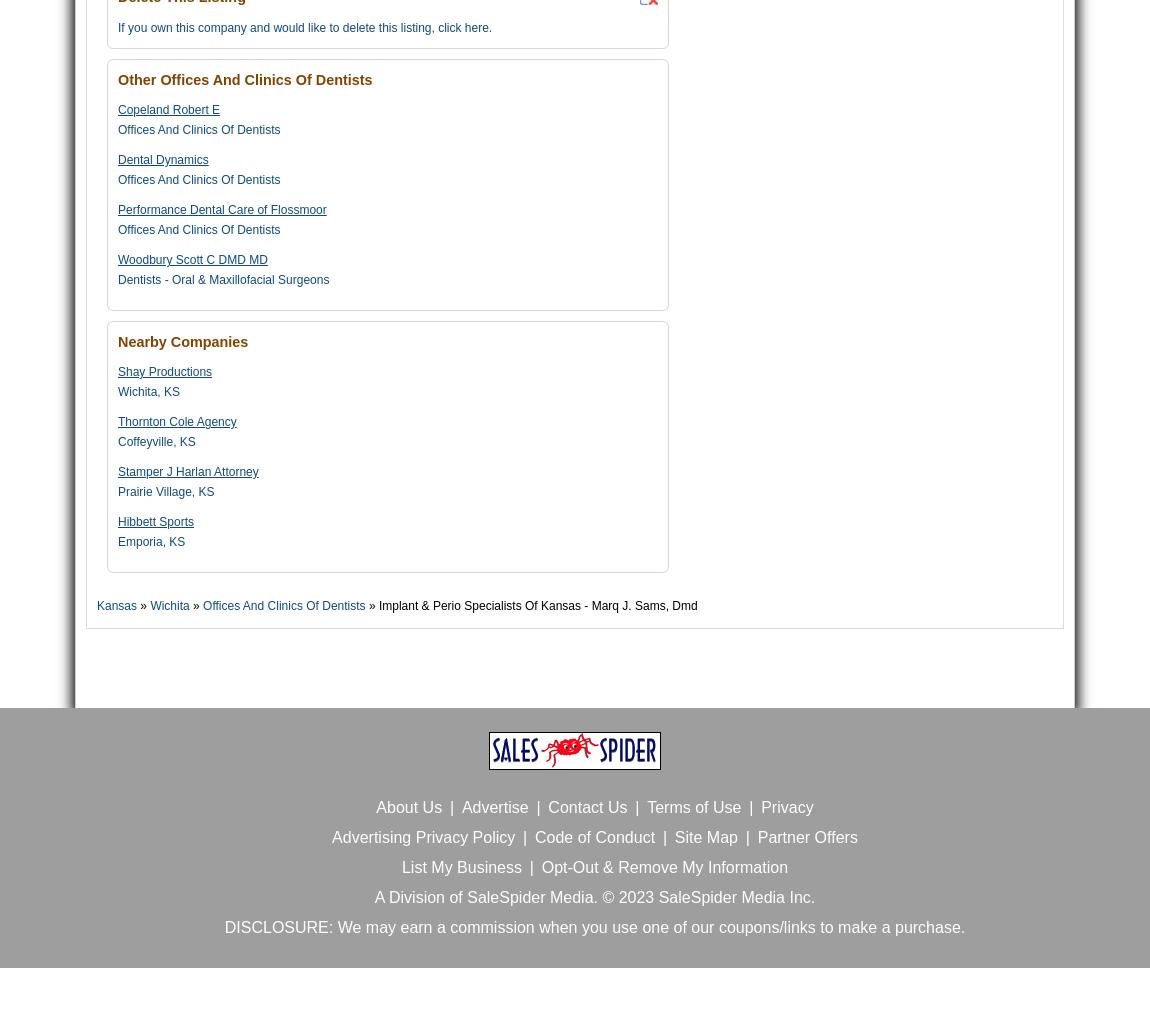 This screenshot has width=1150, height=1010. What do you see at coordinates (461, 867) in the screenshot?
I see `'List My Business'` at bounding box center [461, 867].